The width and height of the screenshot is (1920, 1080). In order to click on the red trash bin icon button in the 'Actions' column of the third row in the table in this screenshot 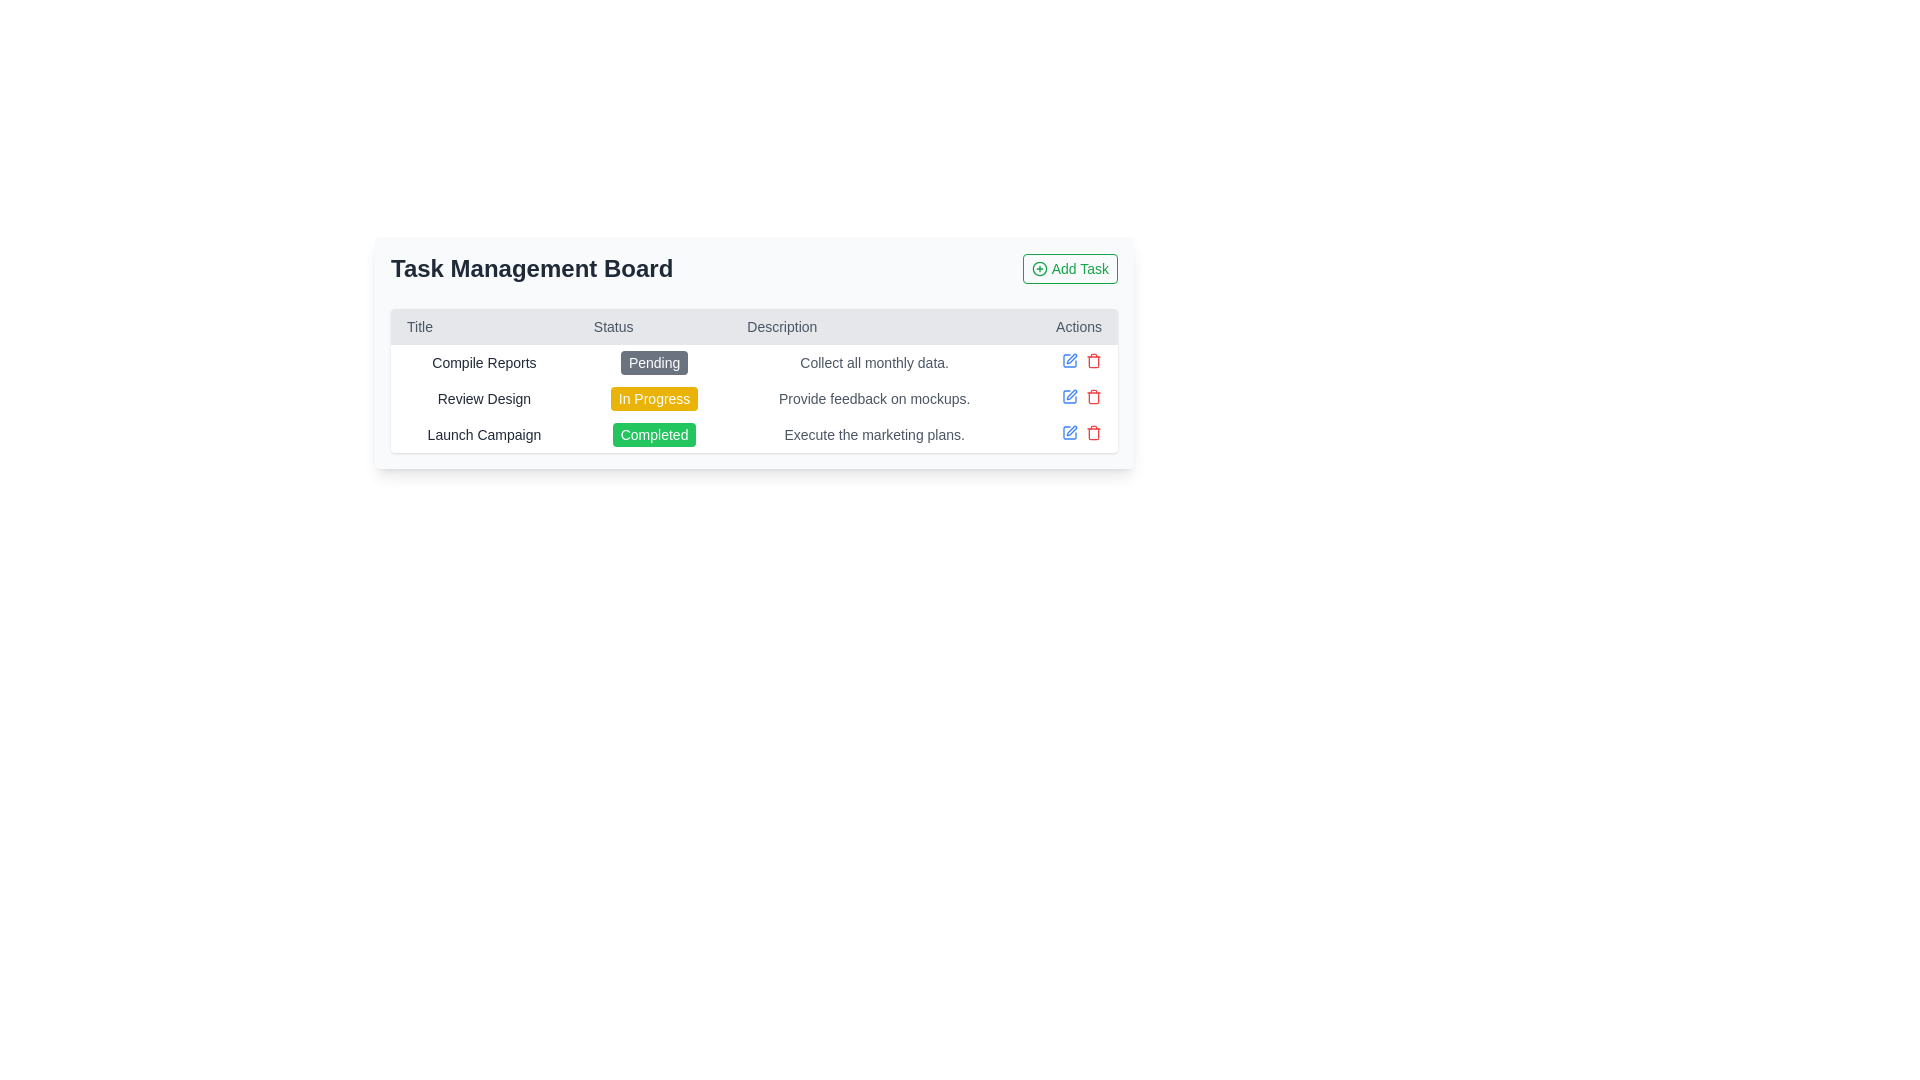, I will do `click(1093, 397)`.